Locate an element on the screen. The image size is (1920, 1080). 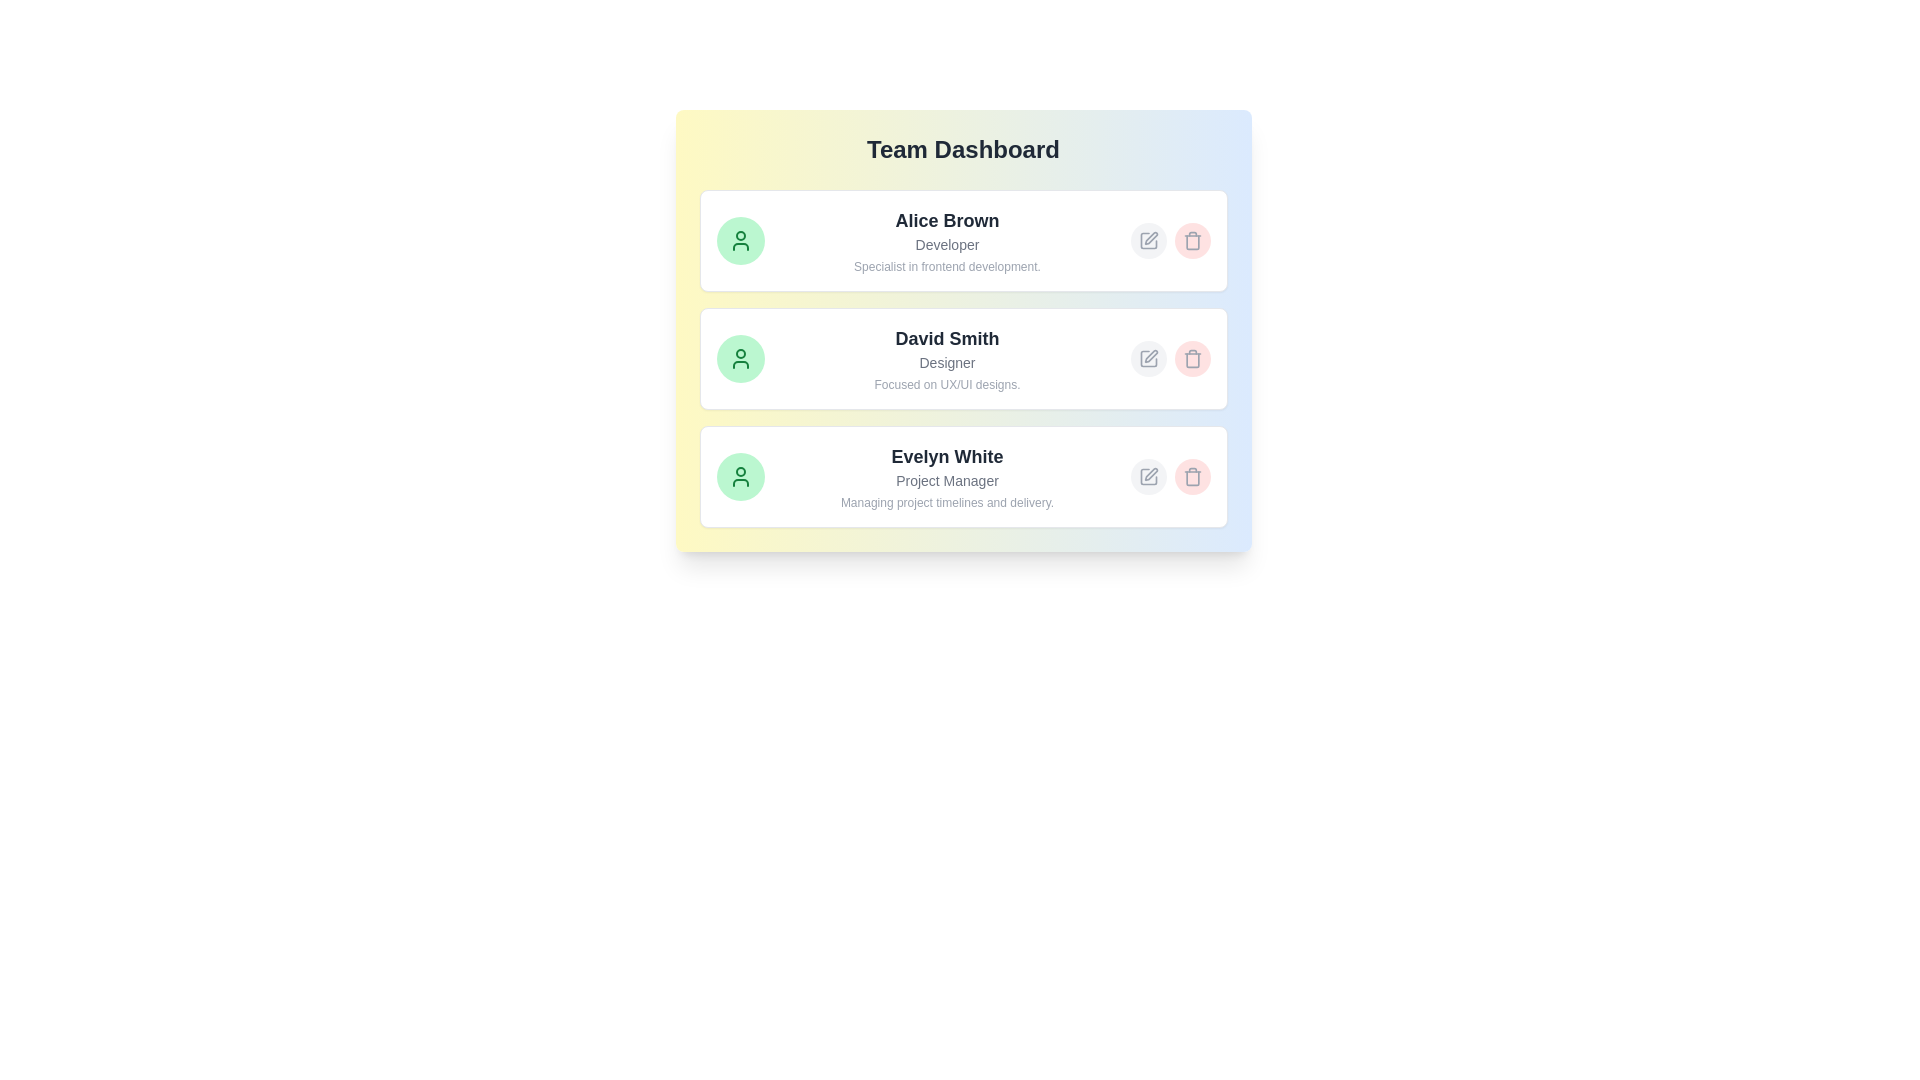
the trash can icon located at the right end of the third user entry 'Evelyn White' is located at coordinates (1192, 478).